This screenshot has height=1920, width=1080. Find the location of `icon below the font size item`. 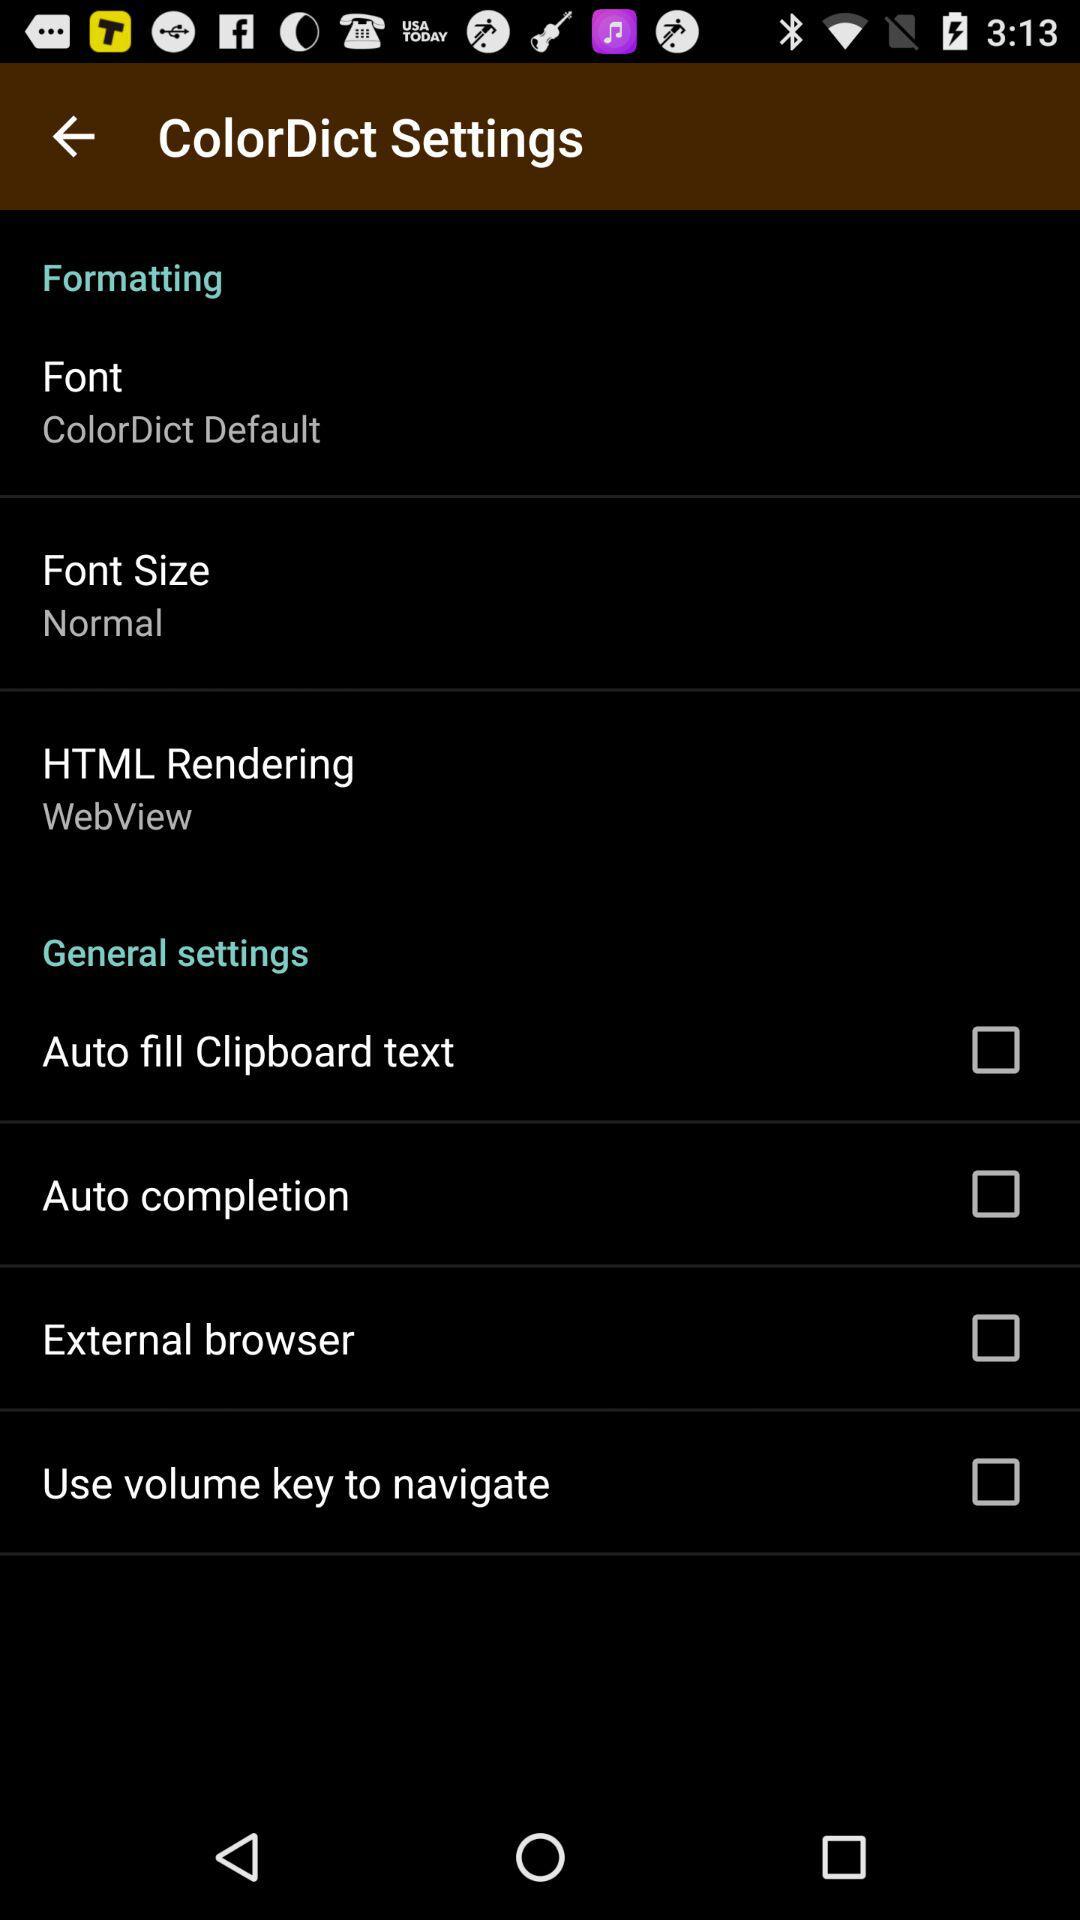

icon below the font size item is located at coordinates (102, 620).